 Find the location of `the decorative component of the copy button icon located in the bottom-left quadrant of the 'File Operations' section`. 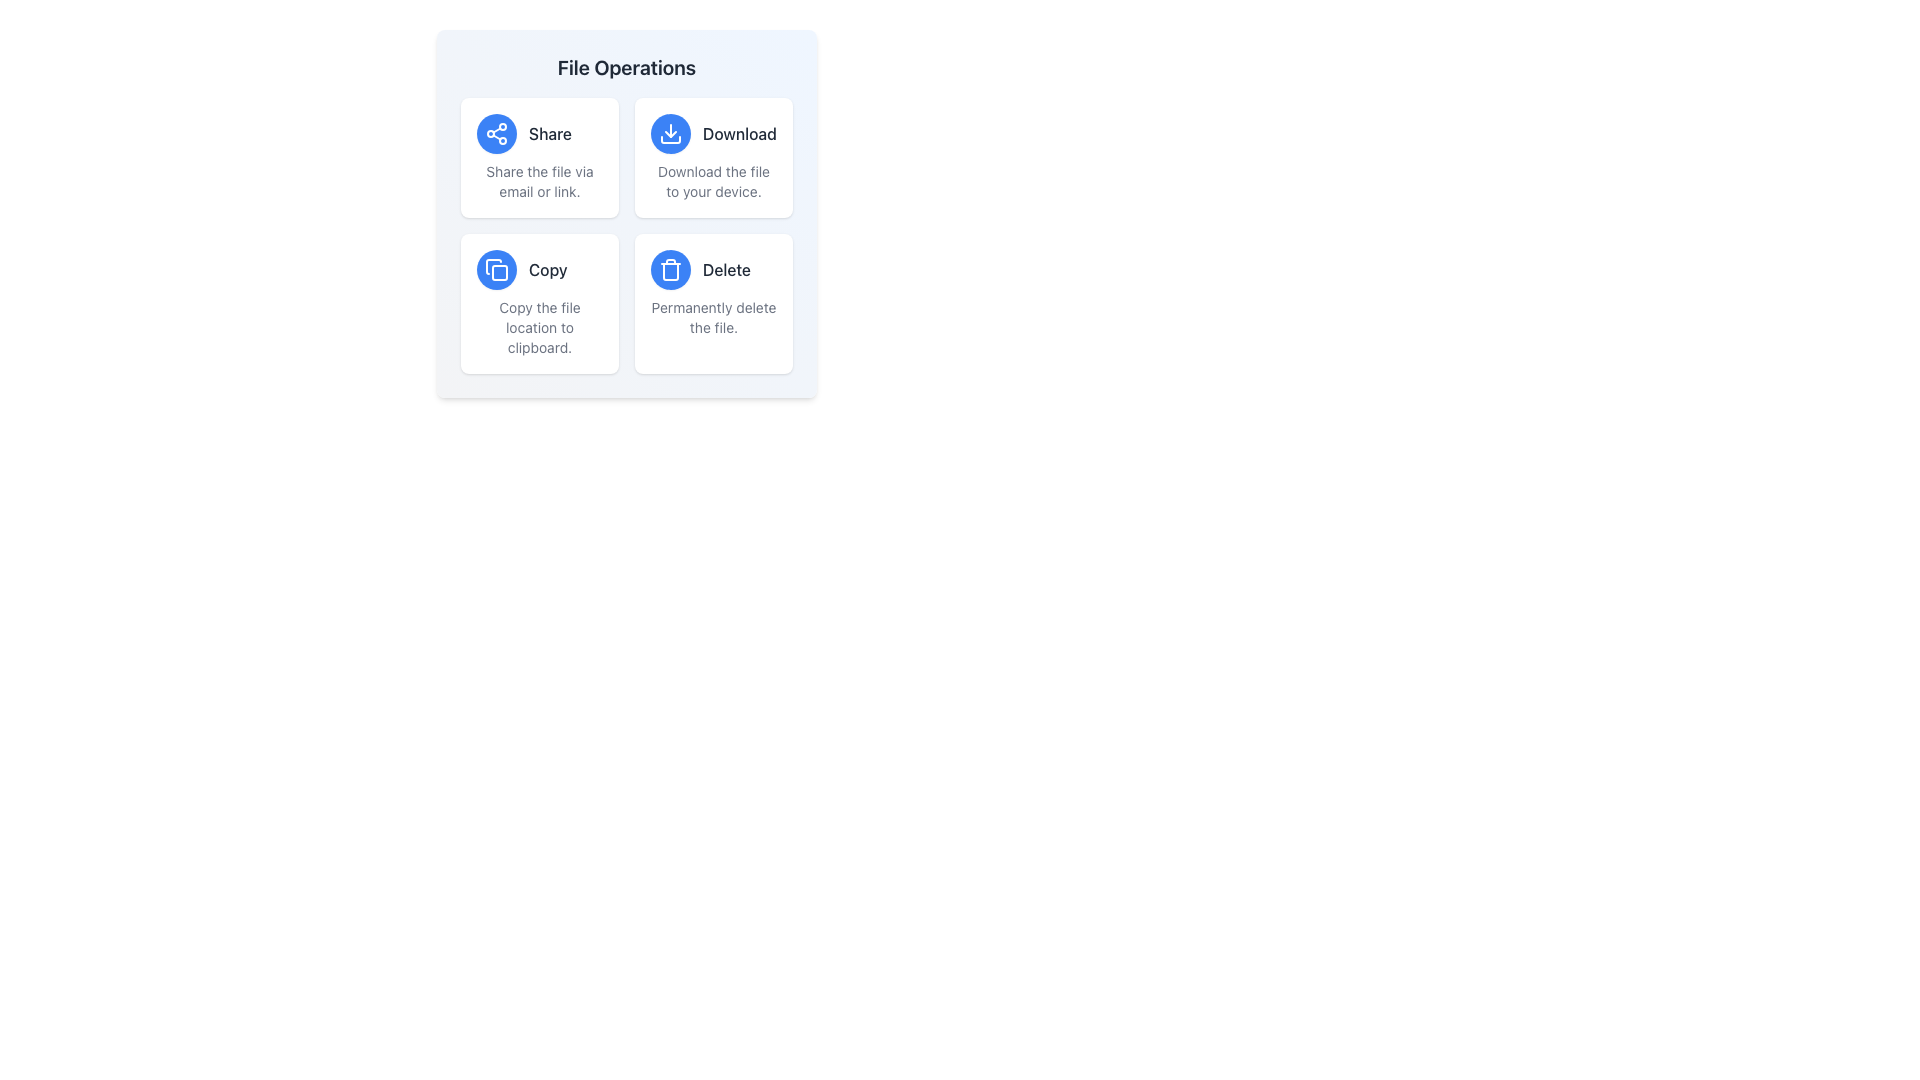

the decorative component of the copy button icon located in the bottom-left quadrant of the 'File Operations' section is located at coordinates (499, 273).